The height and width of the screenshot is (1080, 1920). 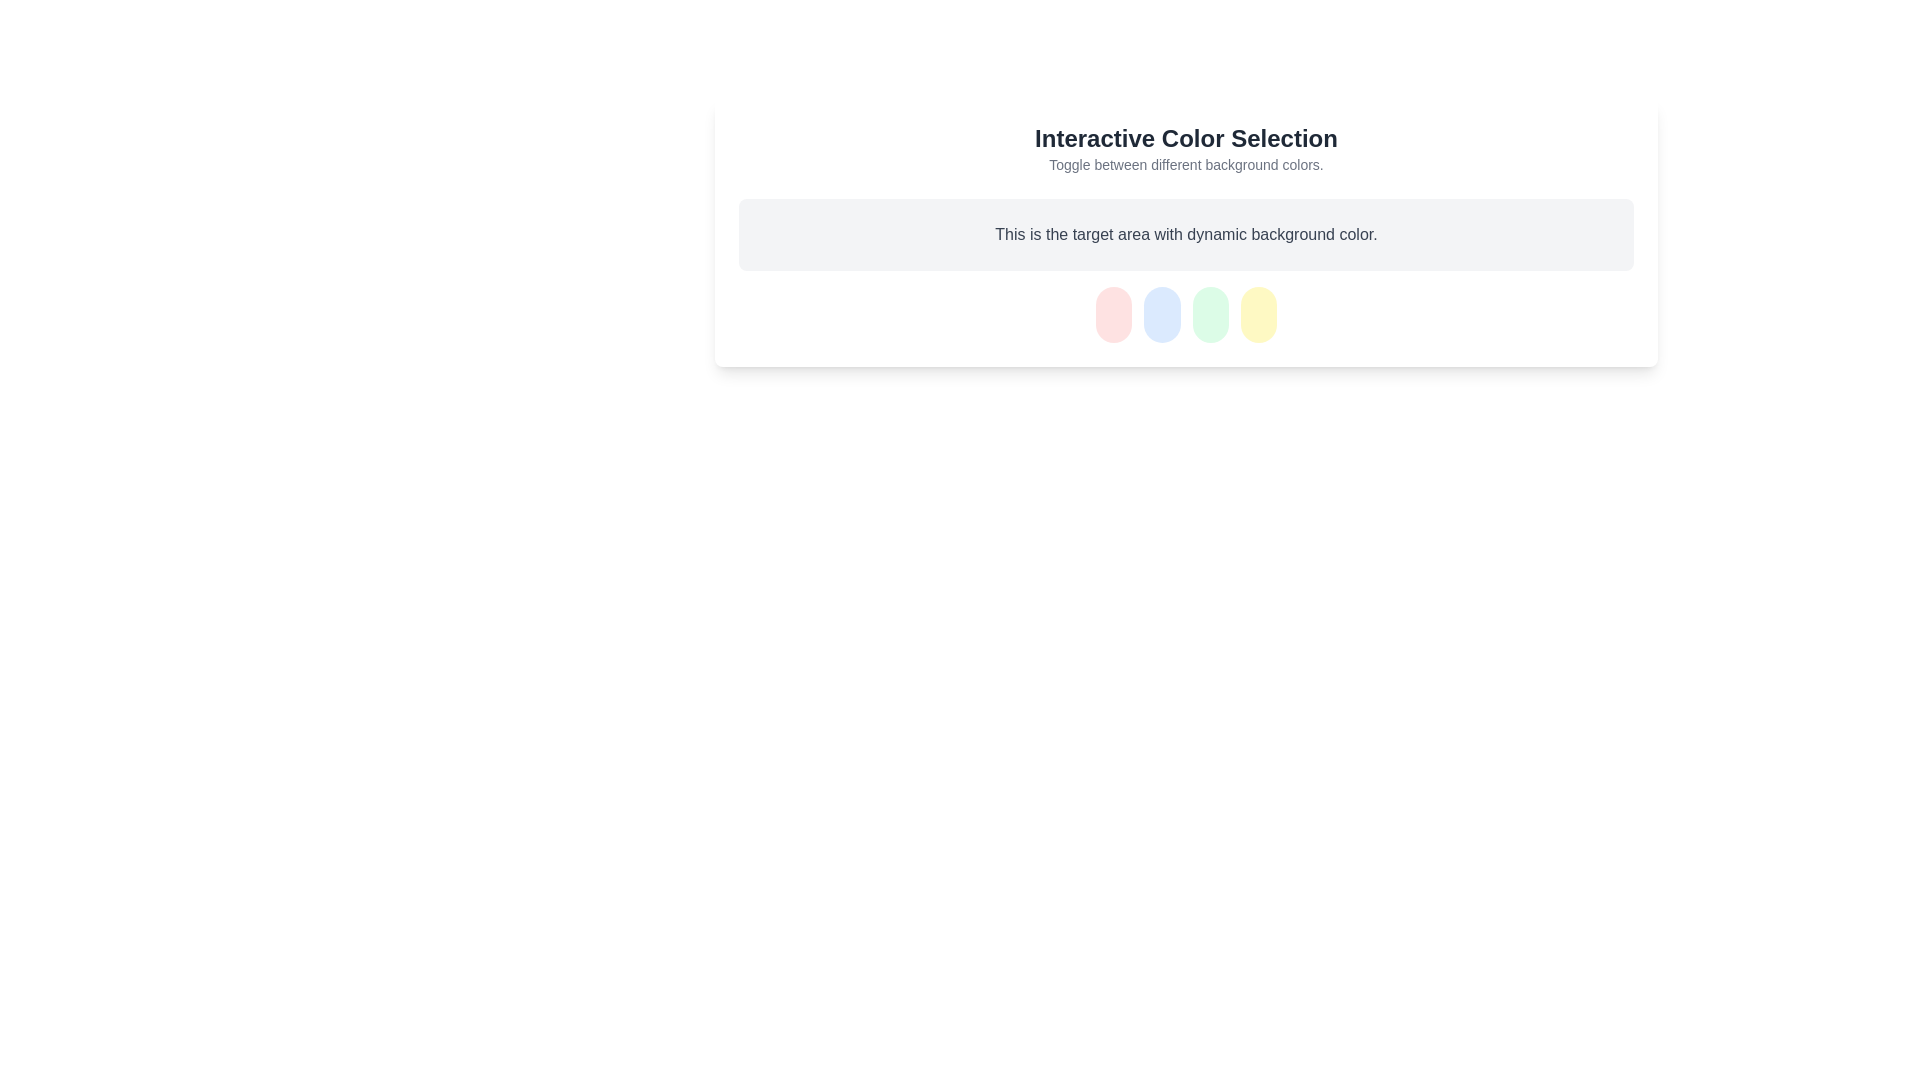 I want to click on the second circular button located between a red button on the left and a green button on the right, so click(x=1162, y=315).